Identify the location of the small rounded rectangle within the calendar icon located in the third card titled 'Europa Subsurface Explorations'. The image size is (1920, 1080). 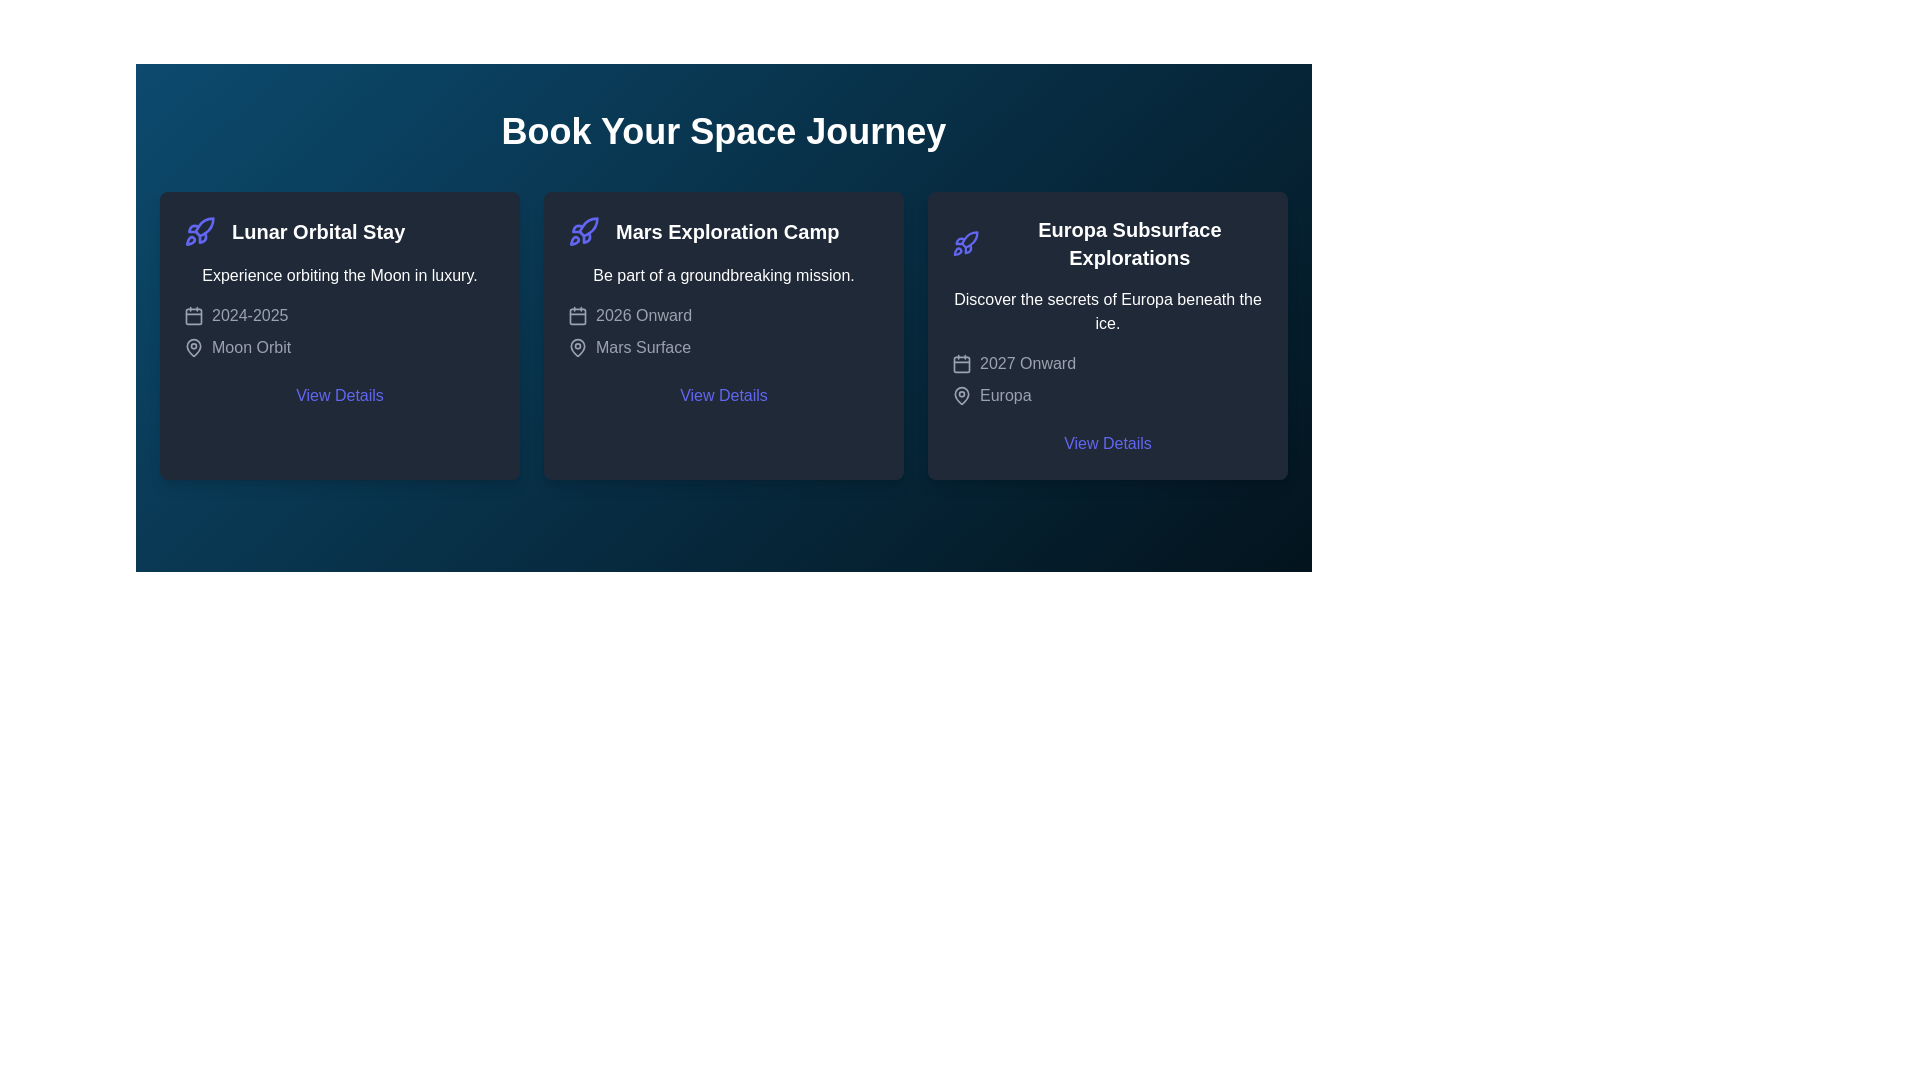
(961, 363).